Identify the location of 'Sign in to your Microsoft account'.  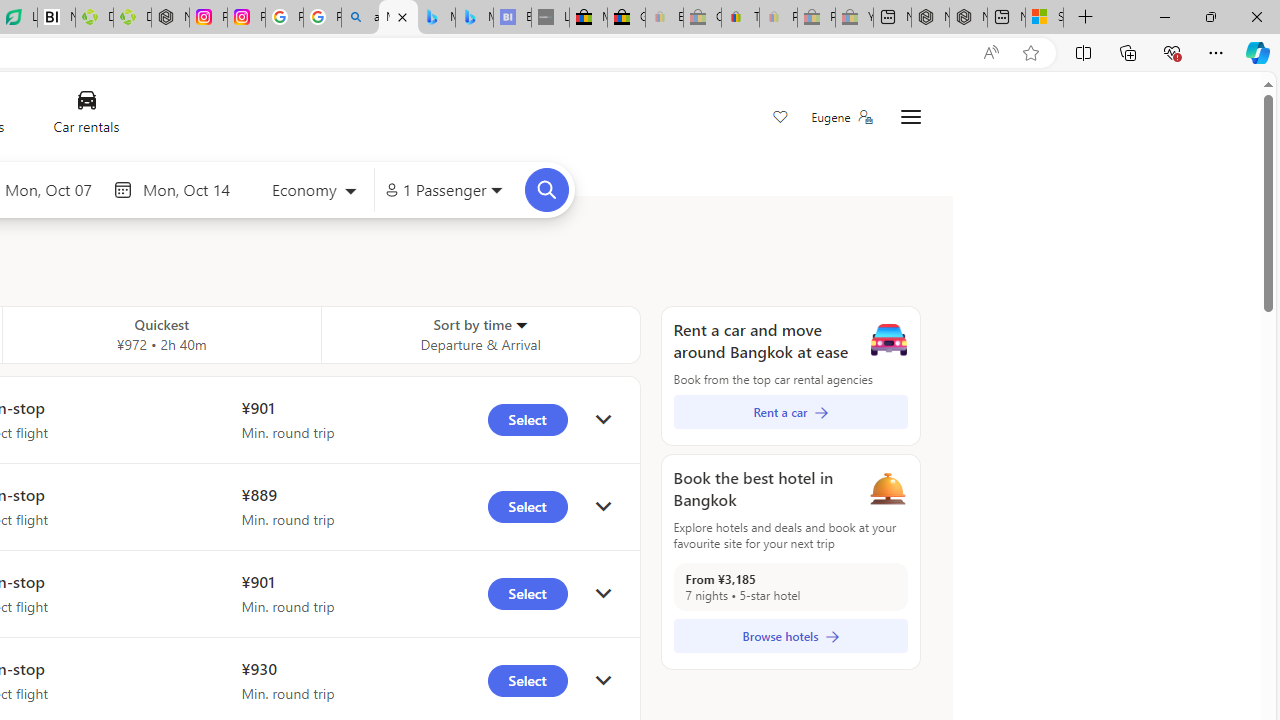
(1044, 17).